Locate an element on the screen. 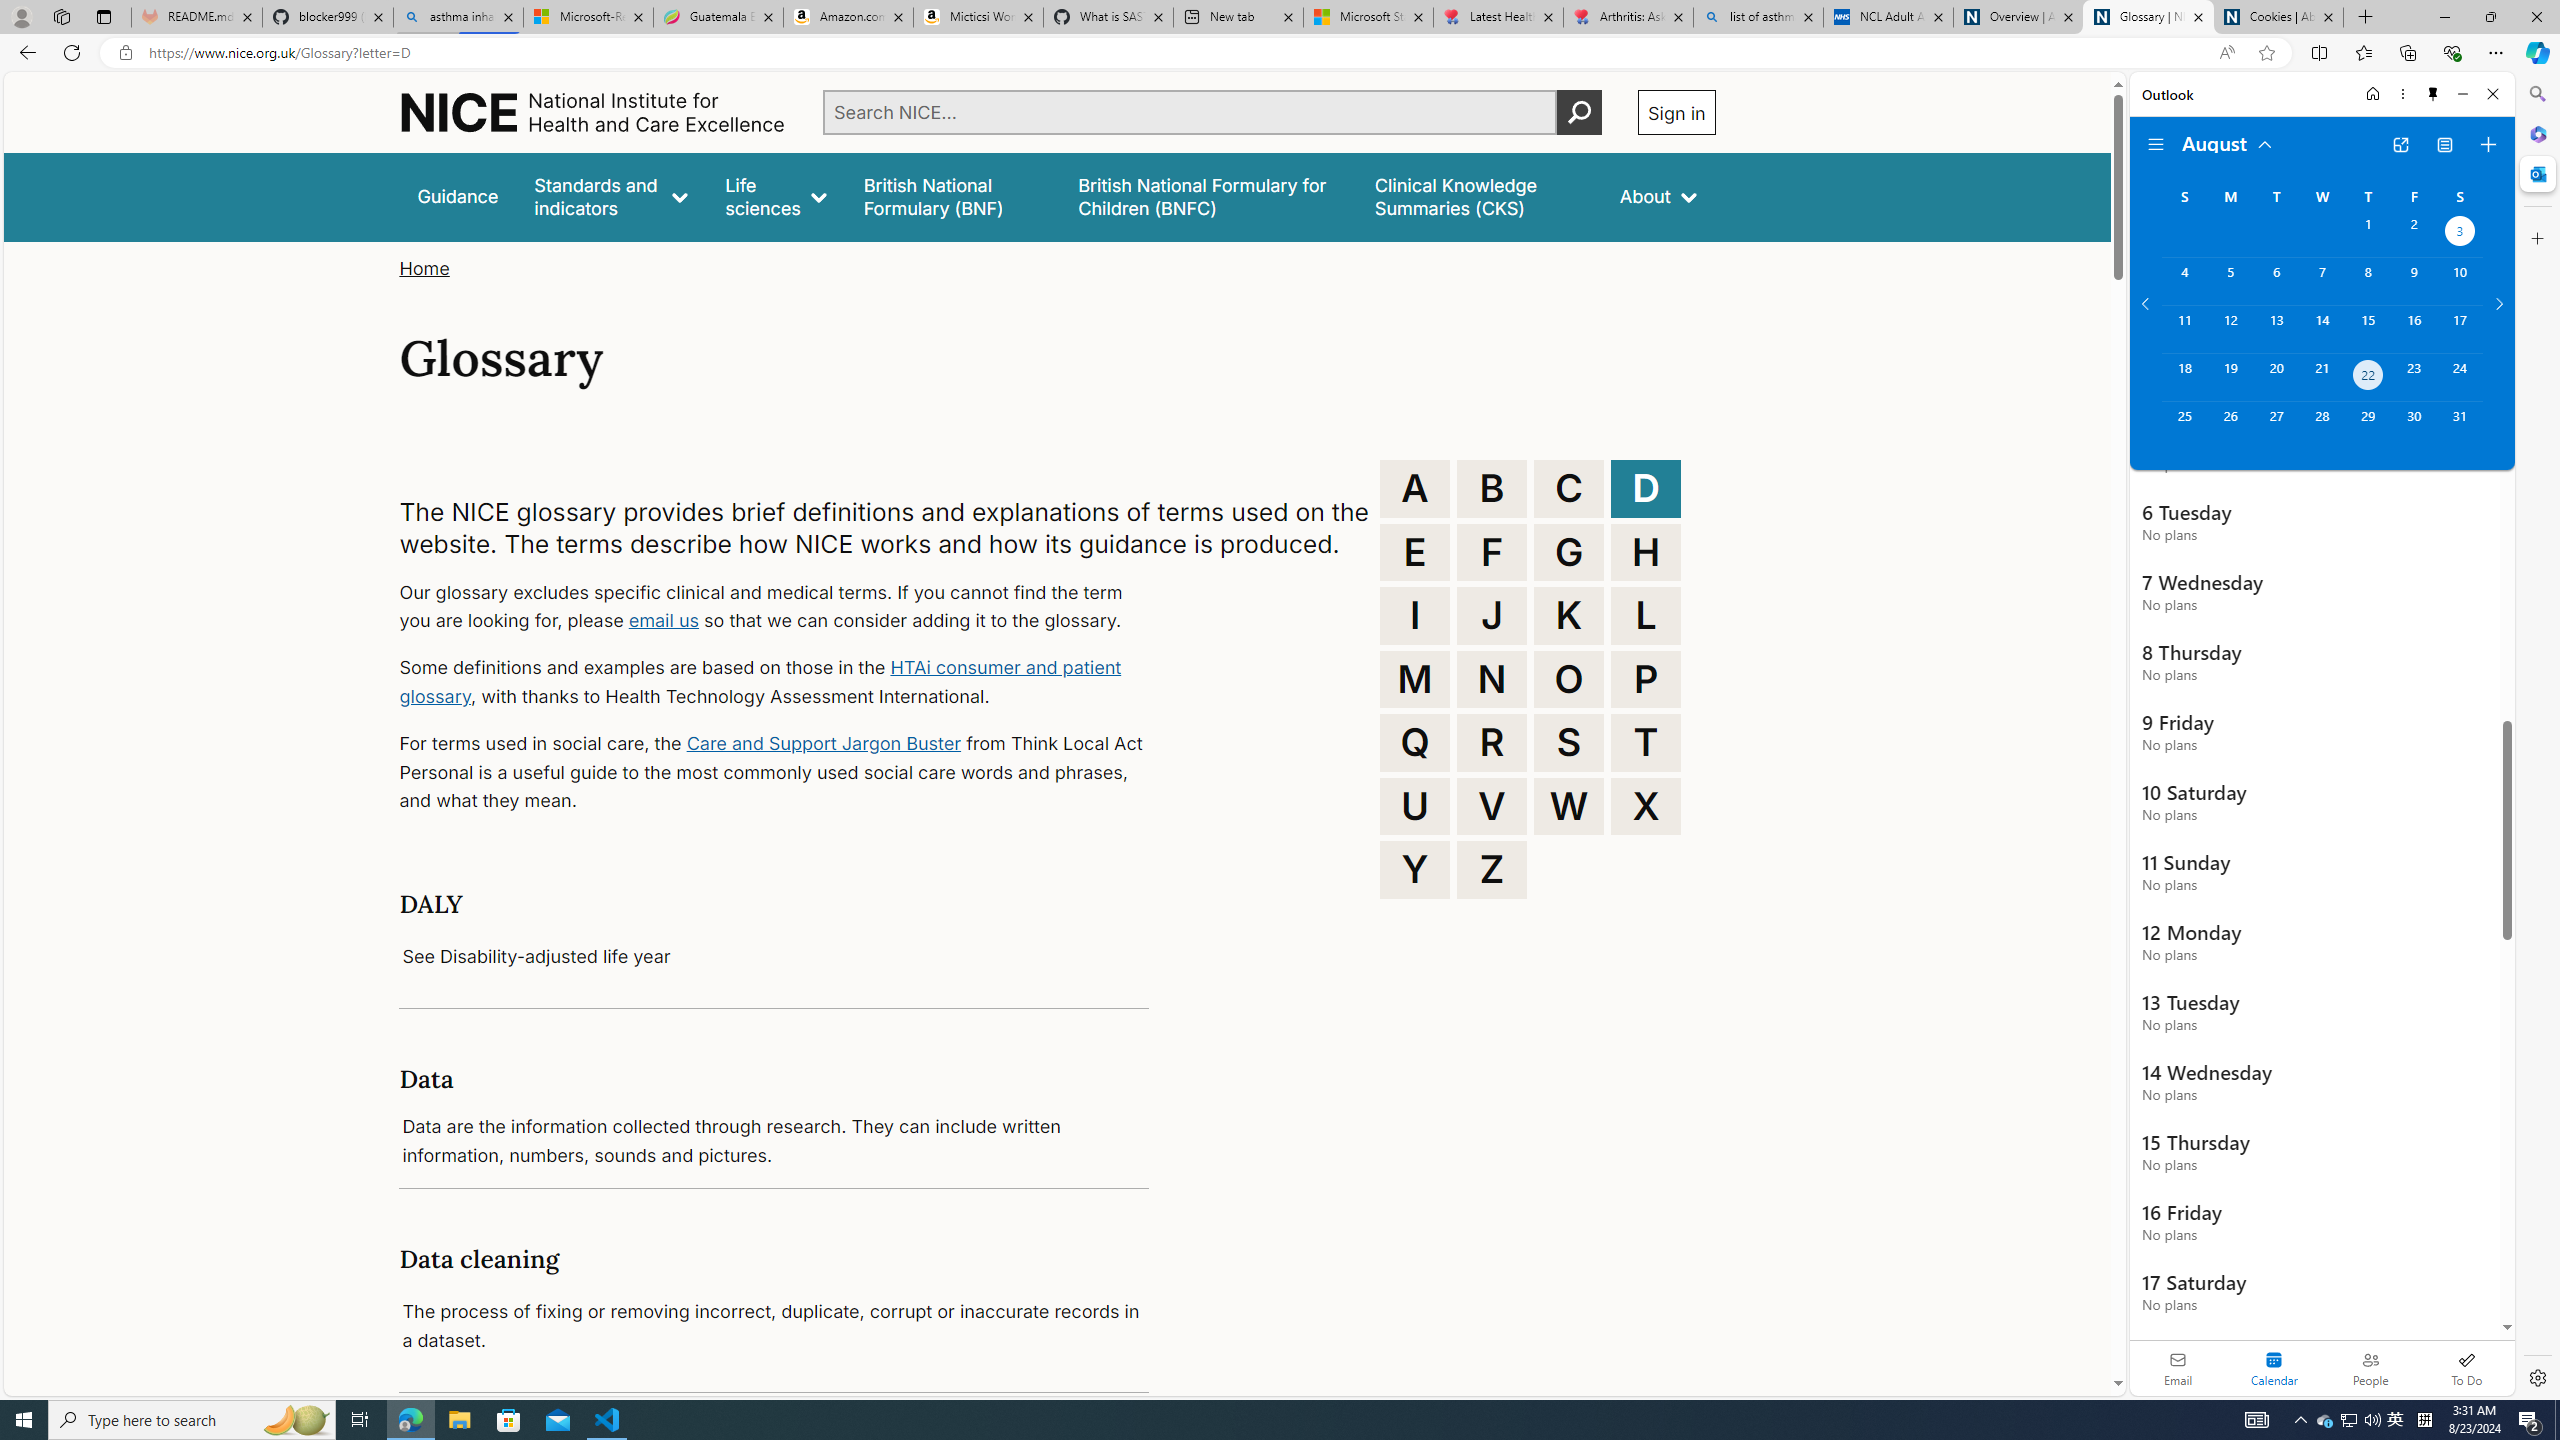  'Glossary | NICE' is located at coordinates (2148, 16).